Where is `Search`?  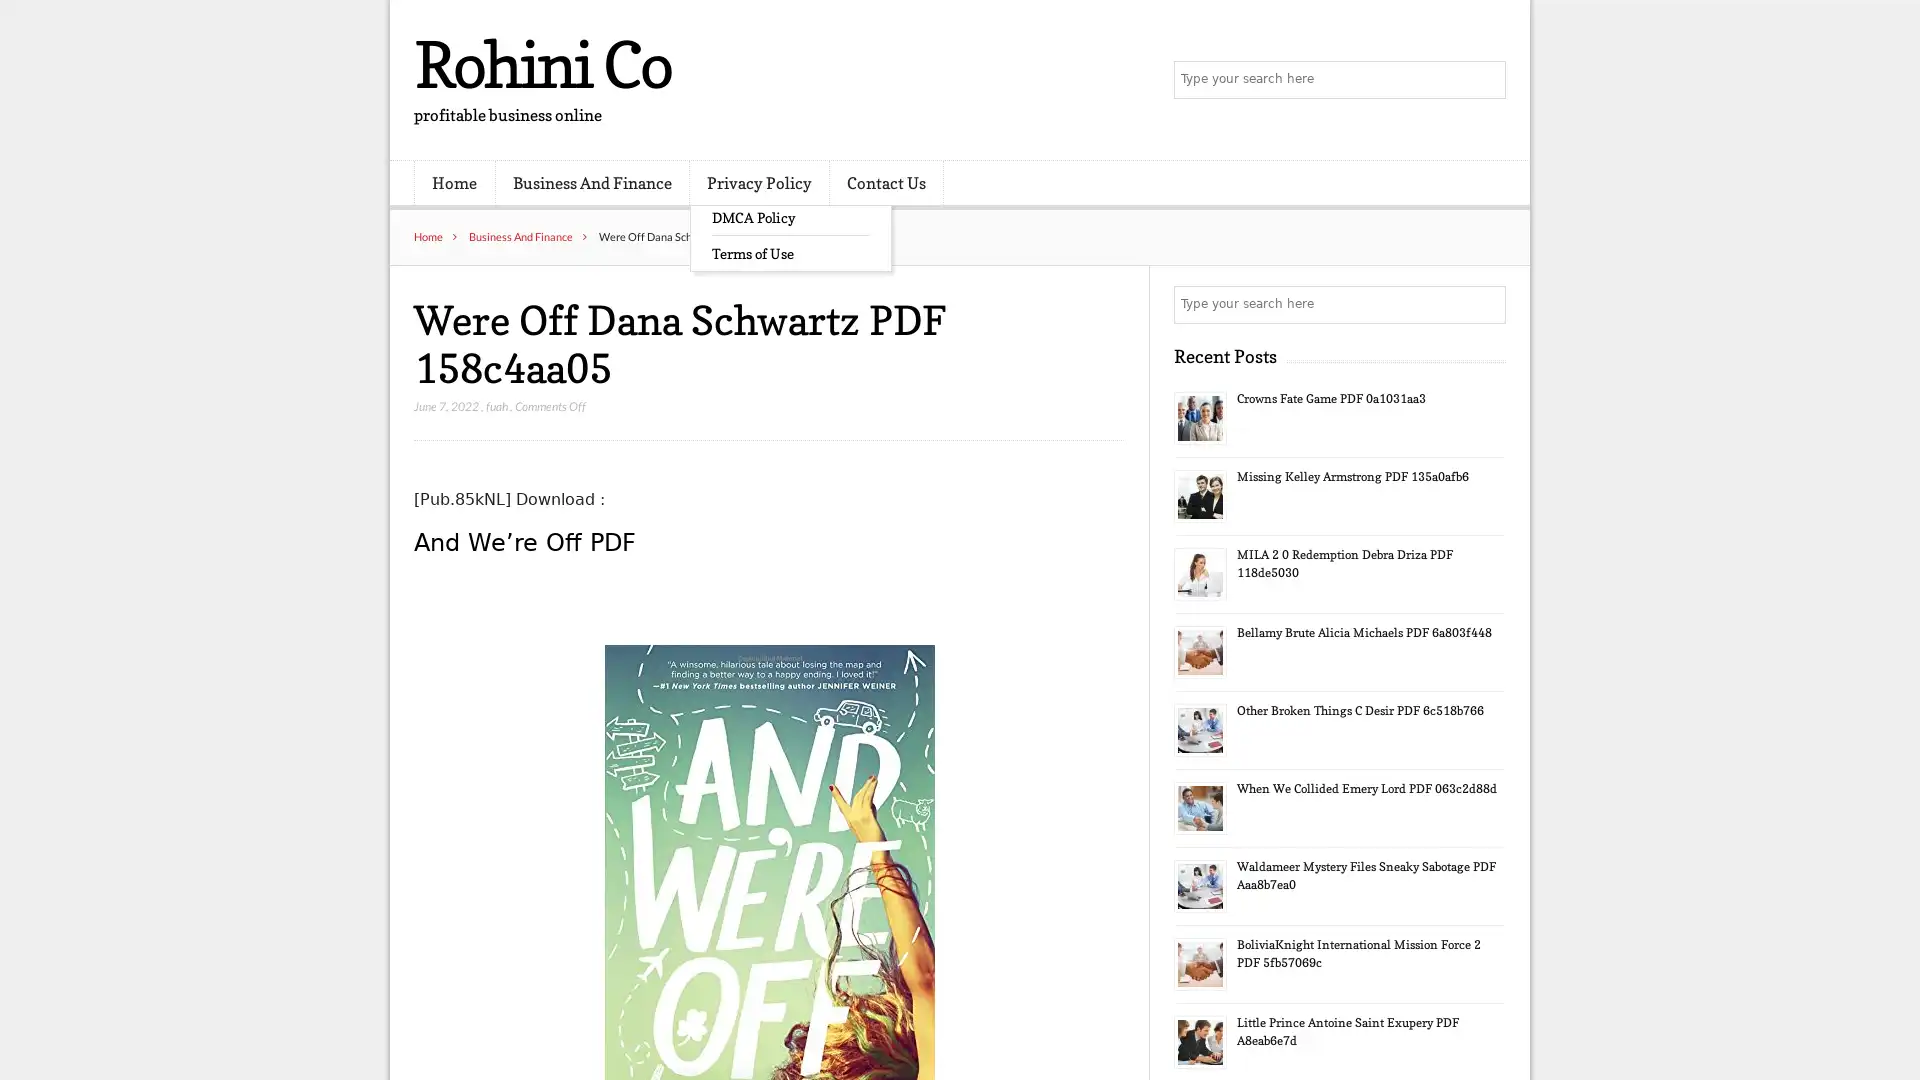 Search is located at coordinates (1485, 80).